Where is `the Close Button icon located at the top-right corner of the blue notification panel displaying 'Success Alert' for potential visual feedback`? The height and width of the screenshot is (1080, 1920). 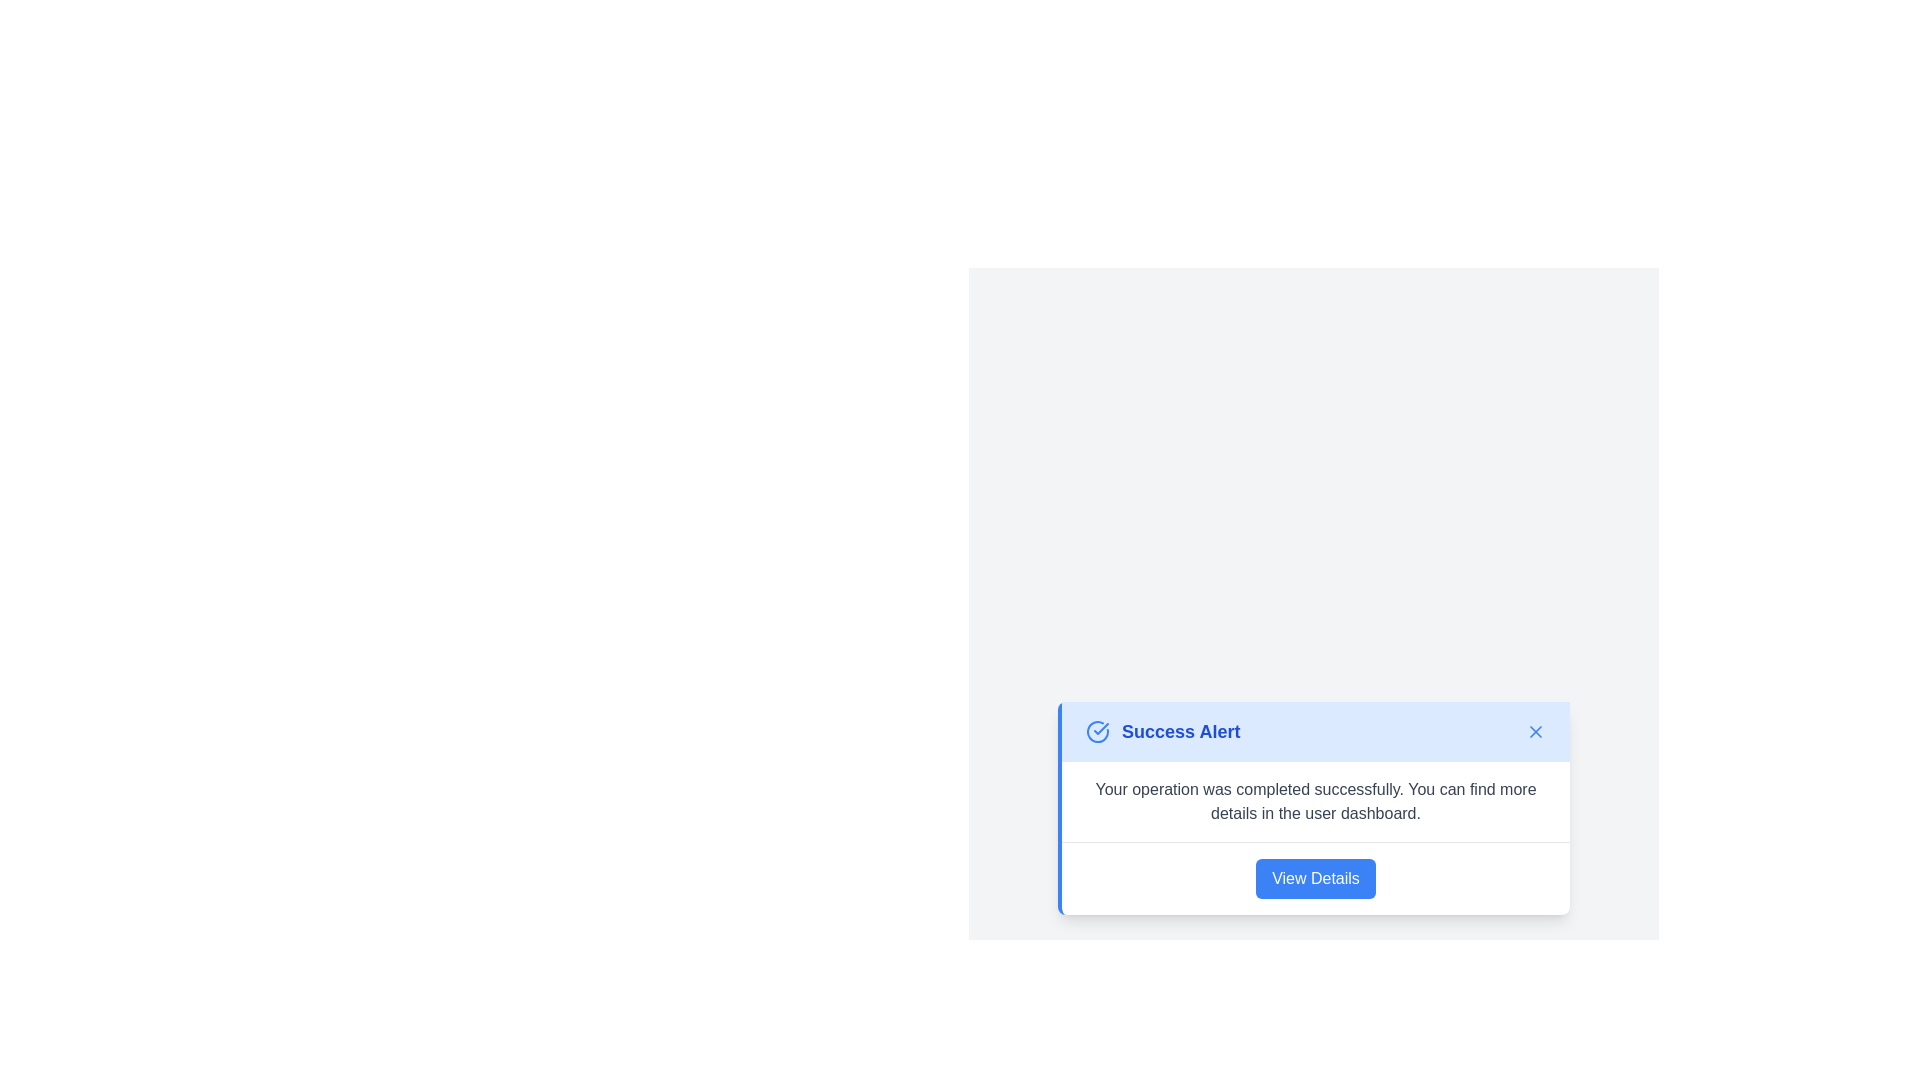 the Close Button icon located at the top-right corner of the blue notification panel displaying 'Success Alert' for potential visual feedback is located at coordinates (1535, 731).